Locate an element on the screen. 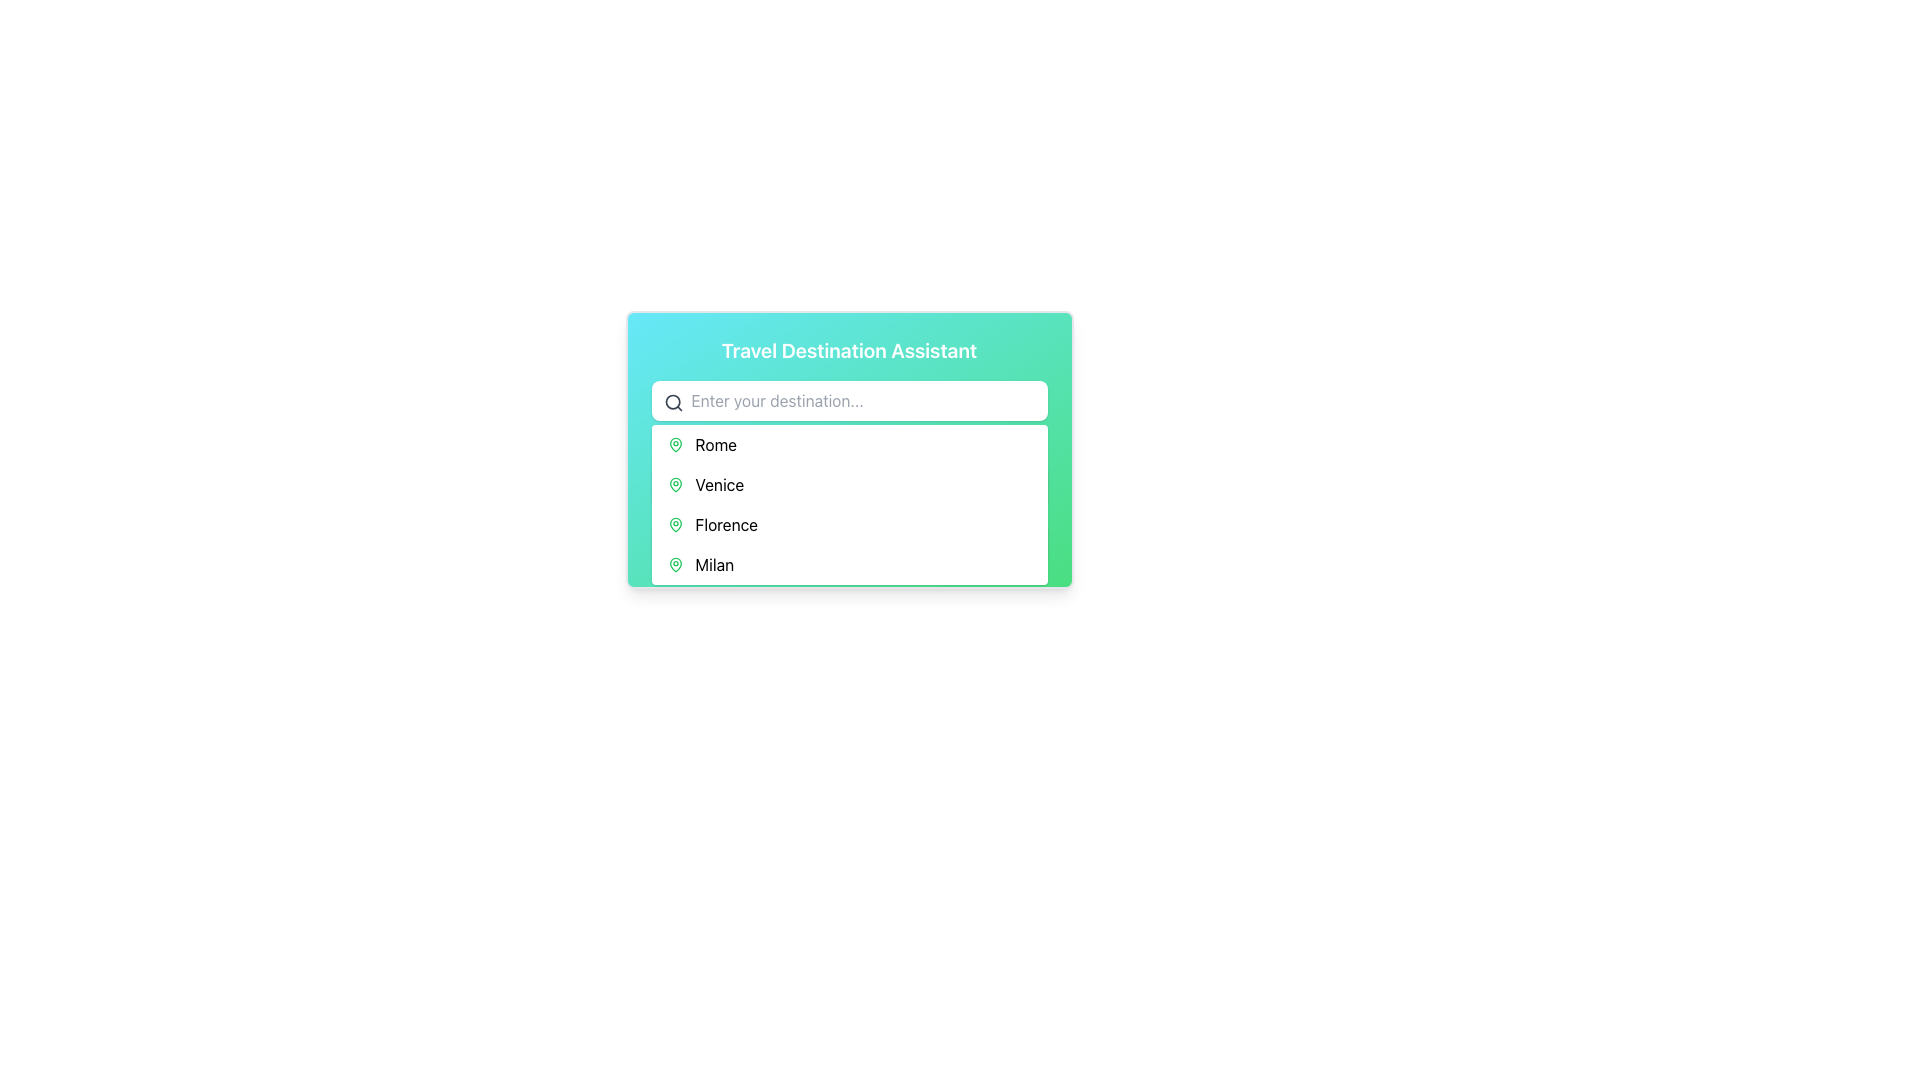 The width and height of the screenshot is (1920, 1080). the selectable list item labeled 'Florence', which is the third option in a dropdown panel is located at coordinates (849, 523).